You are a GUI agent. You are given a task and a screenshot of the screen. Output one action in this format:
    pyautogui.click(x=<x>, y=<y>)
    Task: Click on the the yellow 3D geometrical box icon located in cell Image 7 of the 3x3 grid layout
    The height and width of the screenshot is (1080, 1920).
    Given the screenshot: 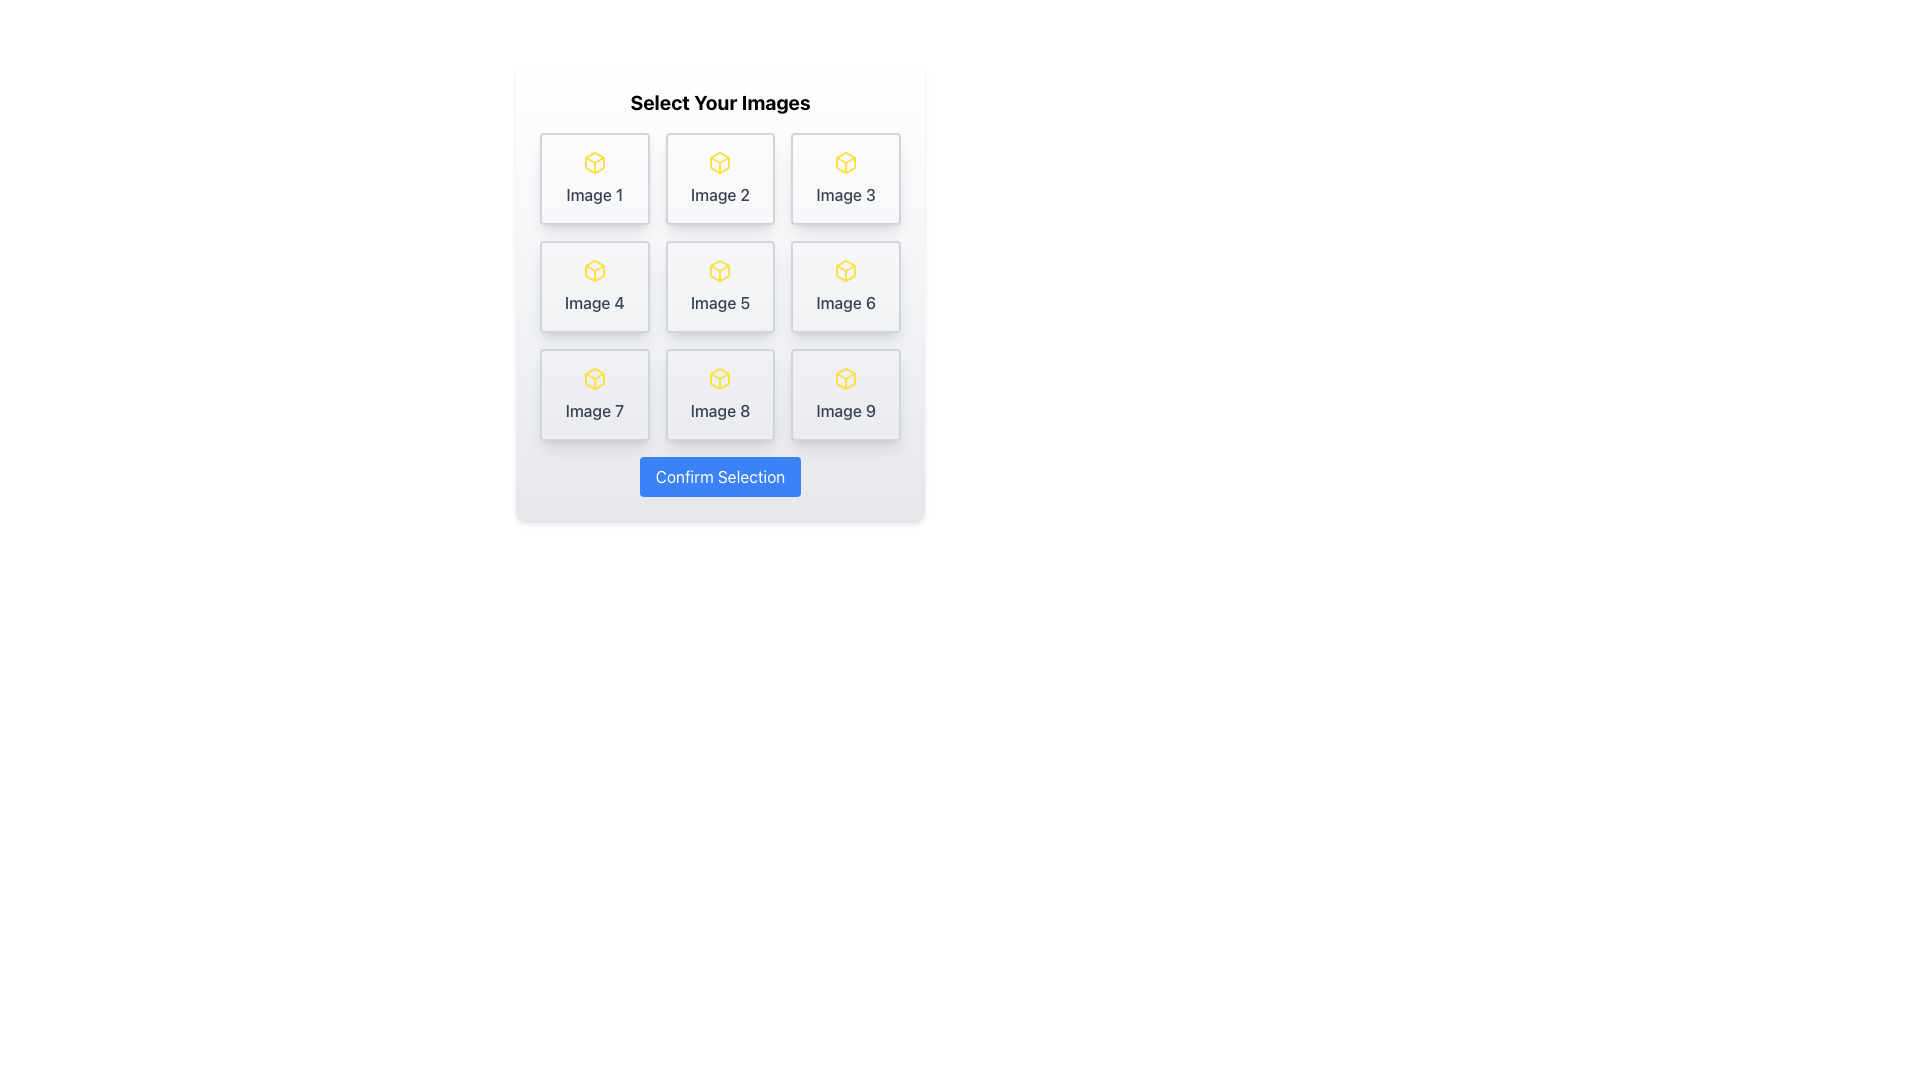 What is the action you would take?
    pyautogui.click(x=593, y=378)
    